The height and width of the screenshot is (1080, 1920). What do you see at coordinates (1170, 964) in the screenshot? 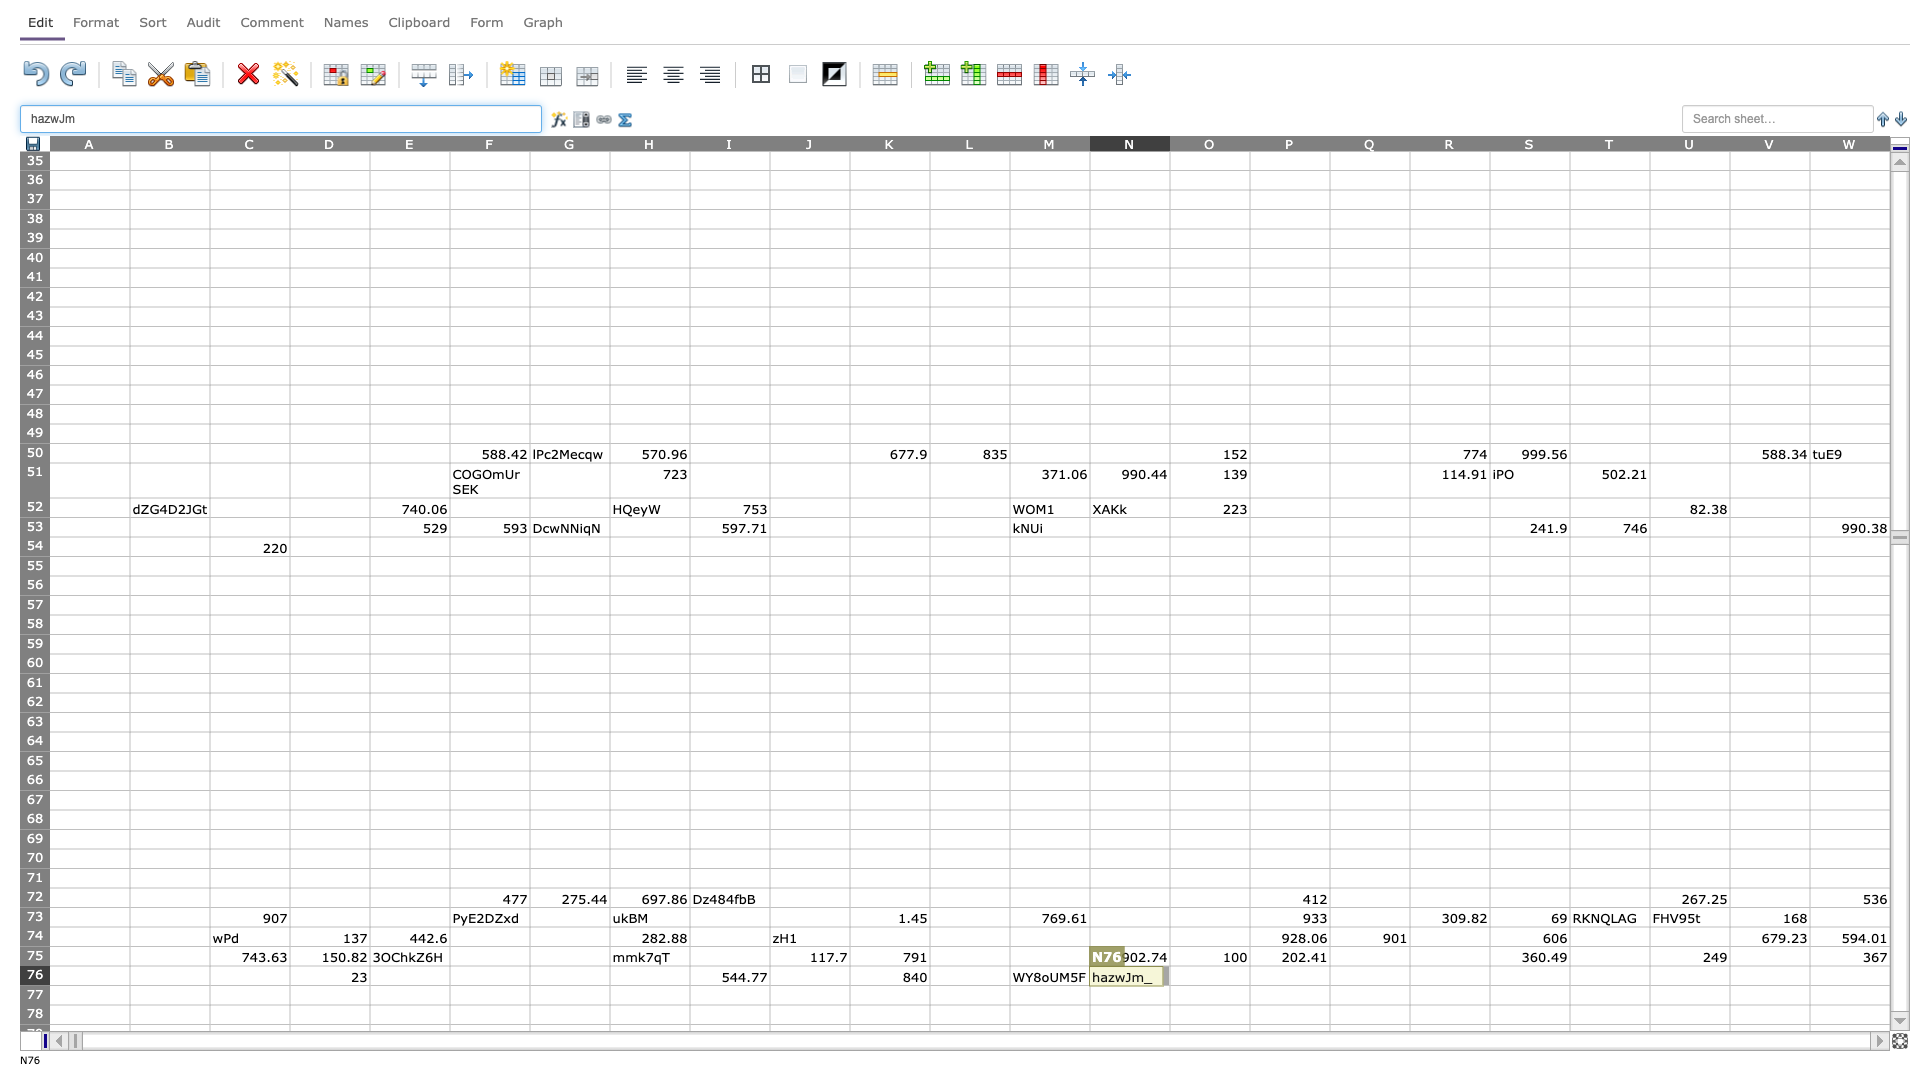
I see `Upper left corner of cell O76` at bounding box center [1170, 964].